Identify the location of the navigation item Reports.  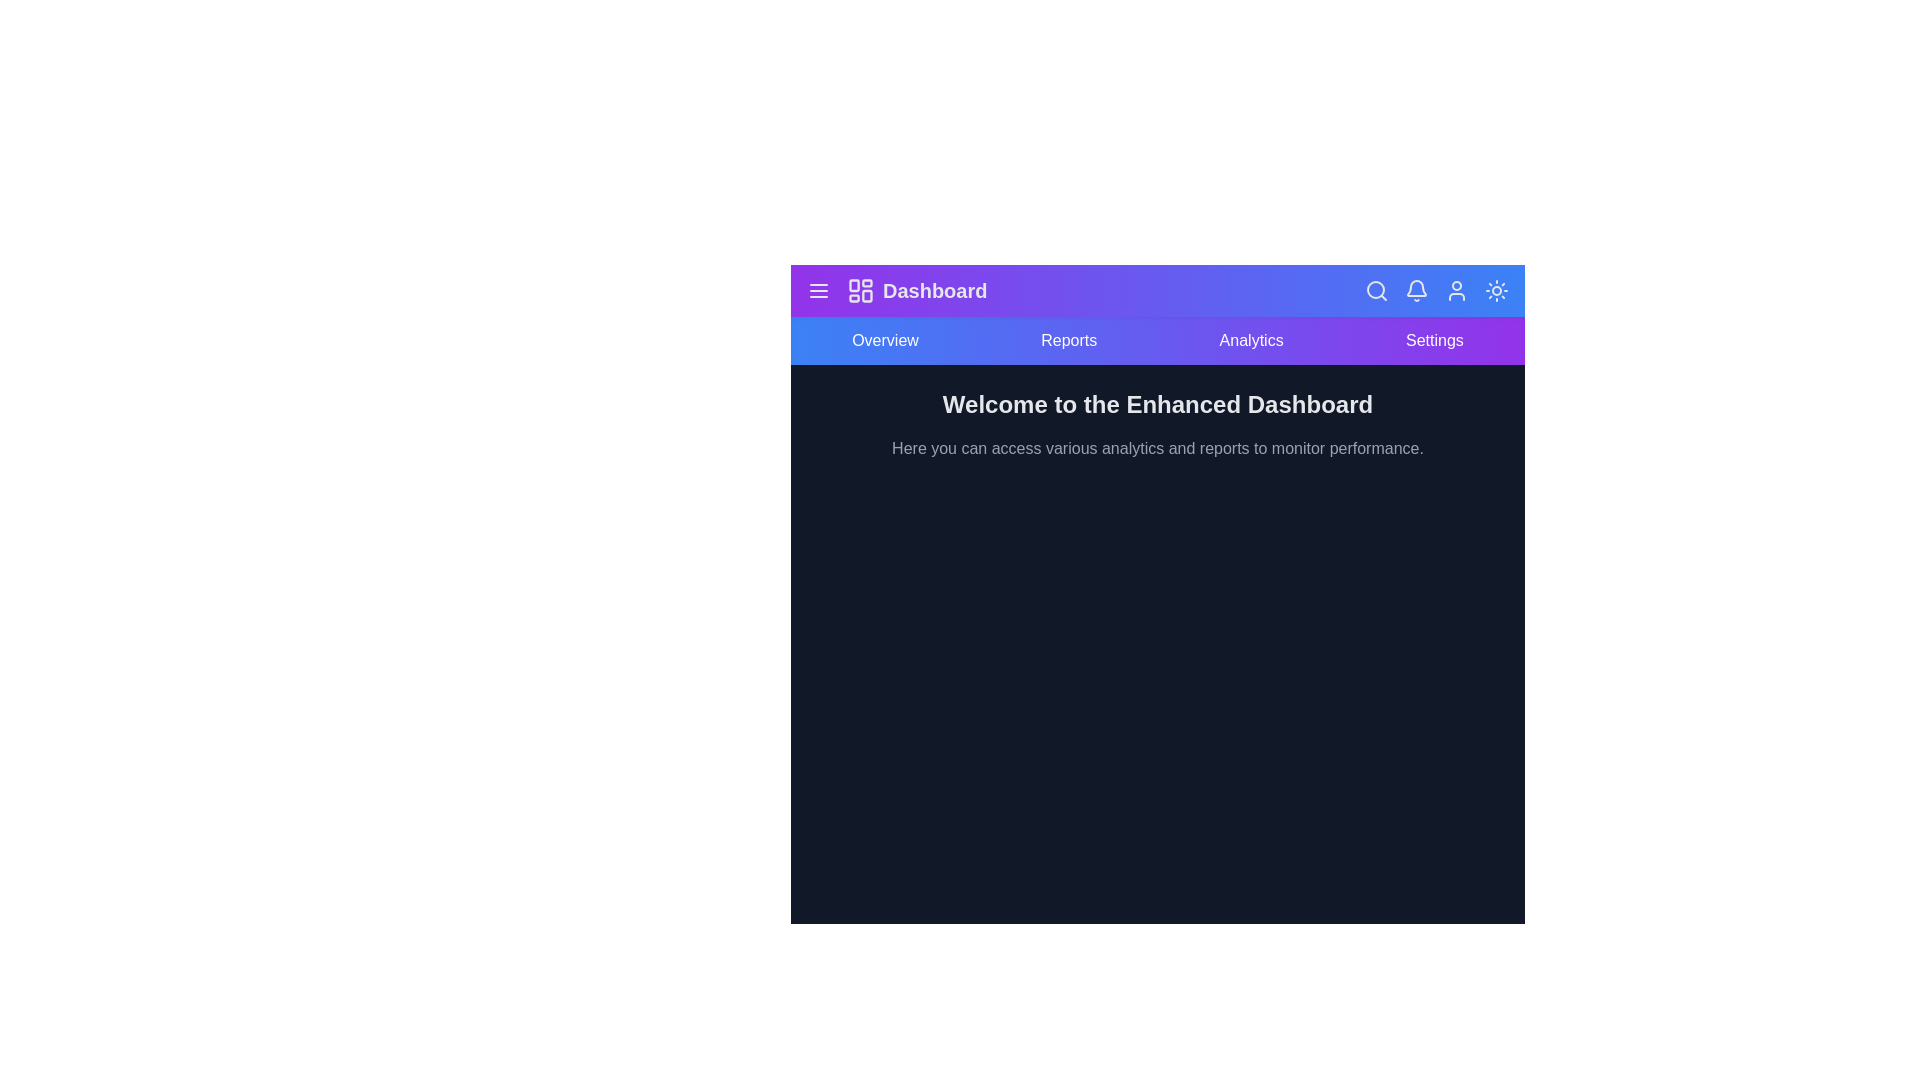
(1068, 339).